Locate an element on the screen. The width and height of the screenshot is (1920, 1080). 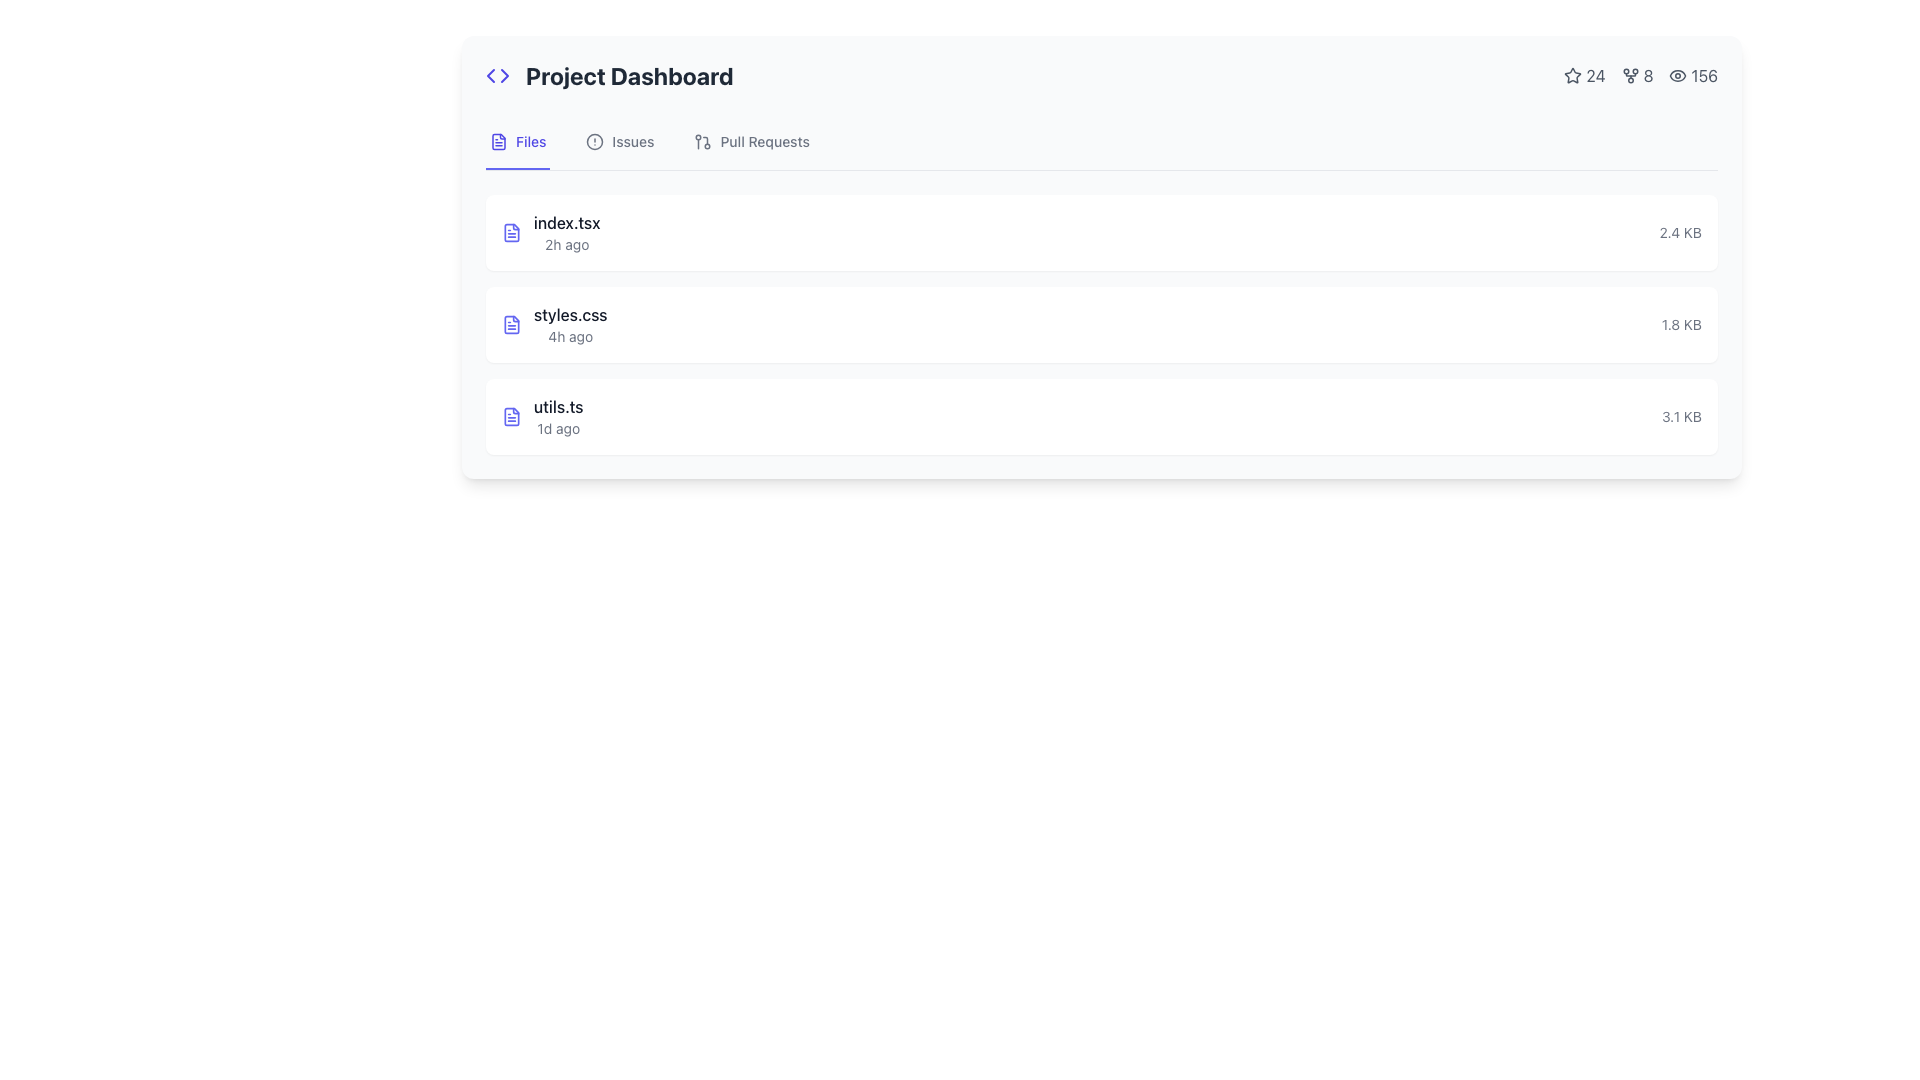
the 'Issues' text label in the navigation bar is located at coordinates (632, 141).